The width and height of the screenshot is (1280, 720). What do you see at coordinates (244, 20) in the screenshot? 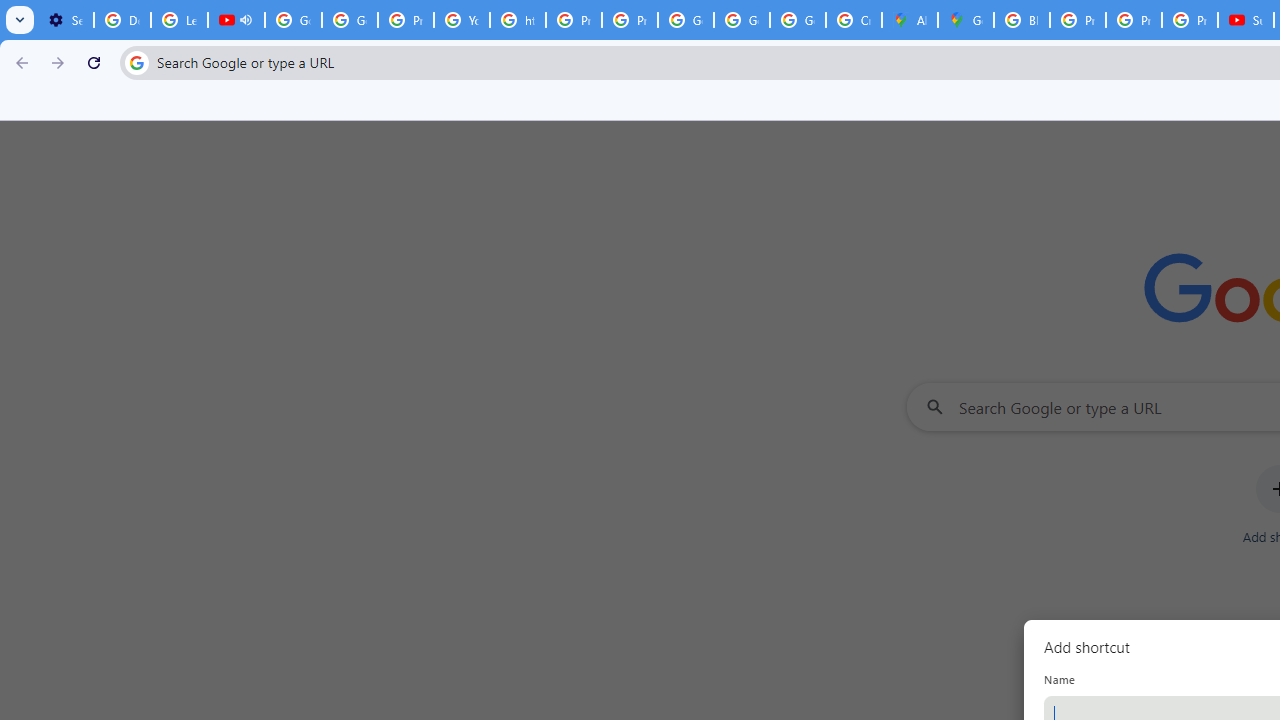
I see `'Mute tab'` at bounding box center [244, 20].